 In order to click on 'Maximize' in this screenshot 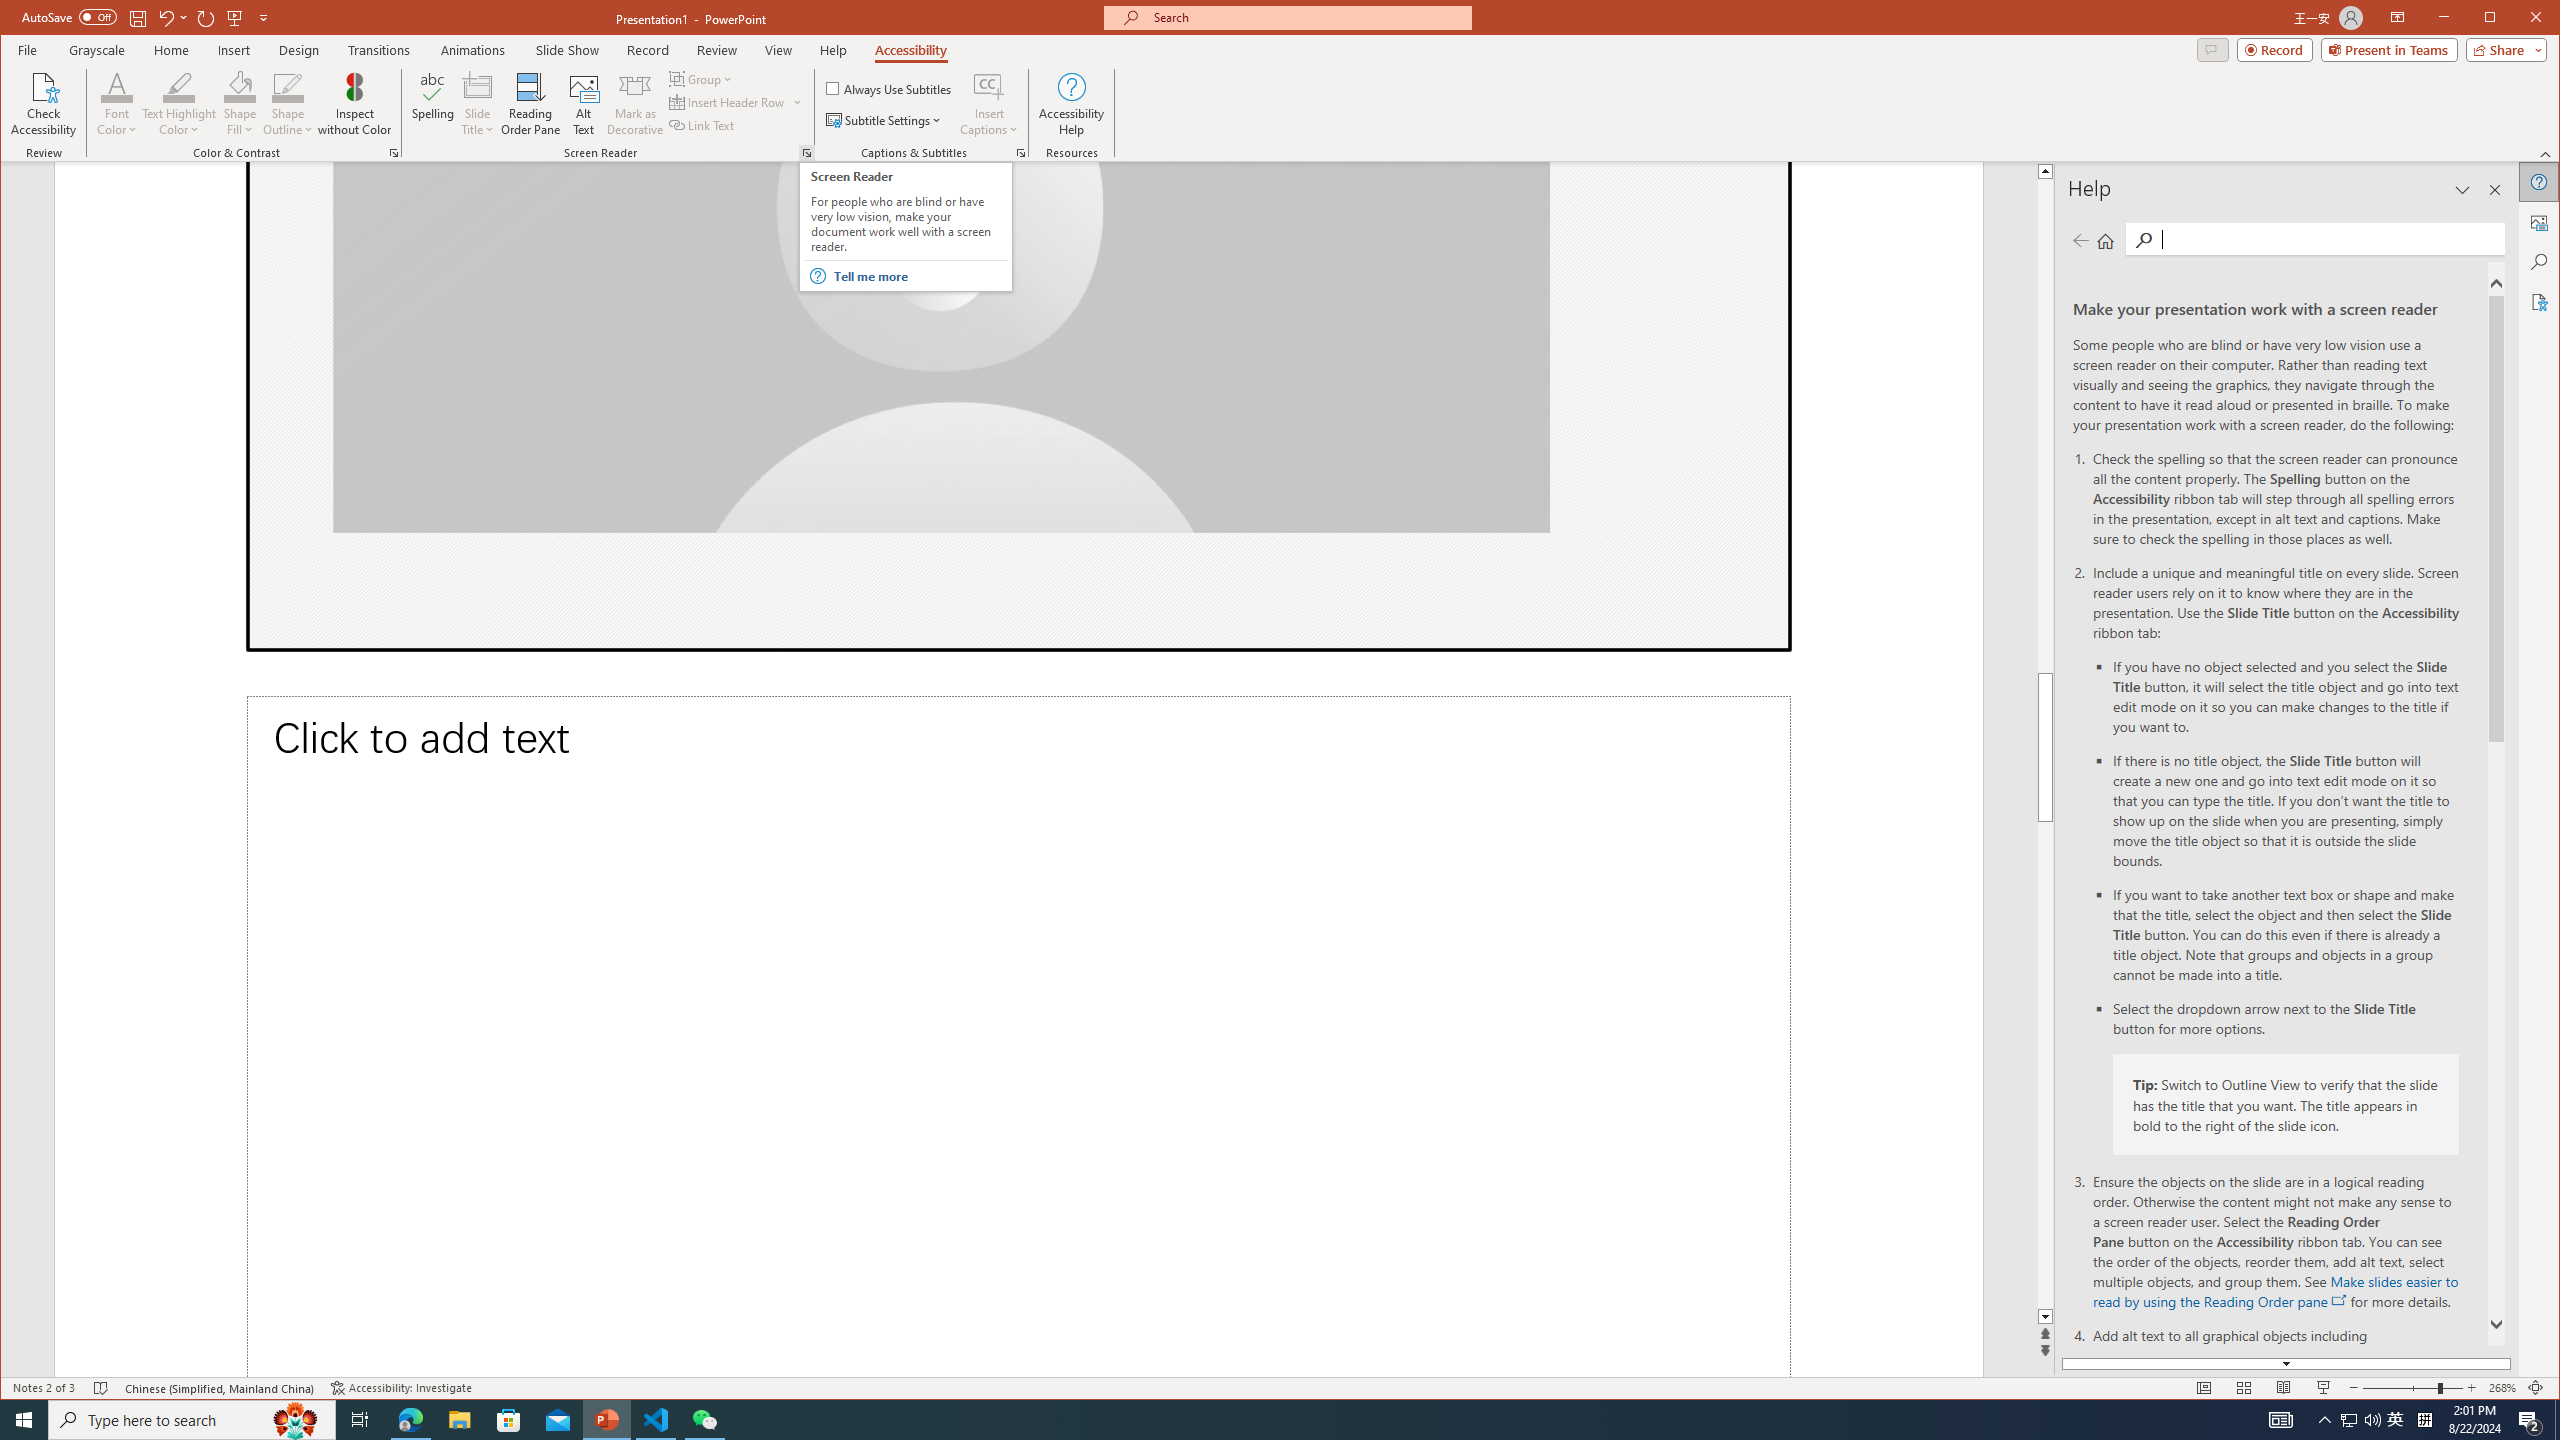, I will do `click(2519, 19)`.